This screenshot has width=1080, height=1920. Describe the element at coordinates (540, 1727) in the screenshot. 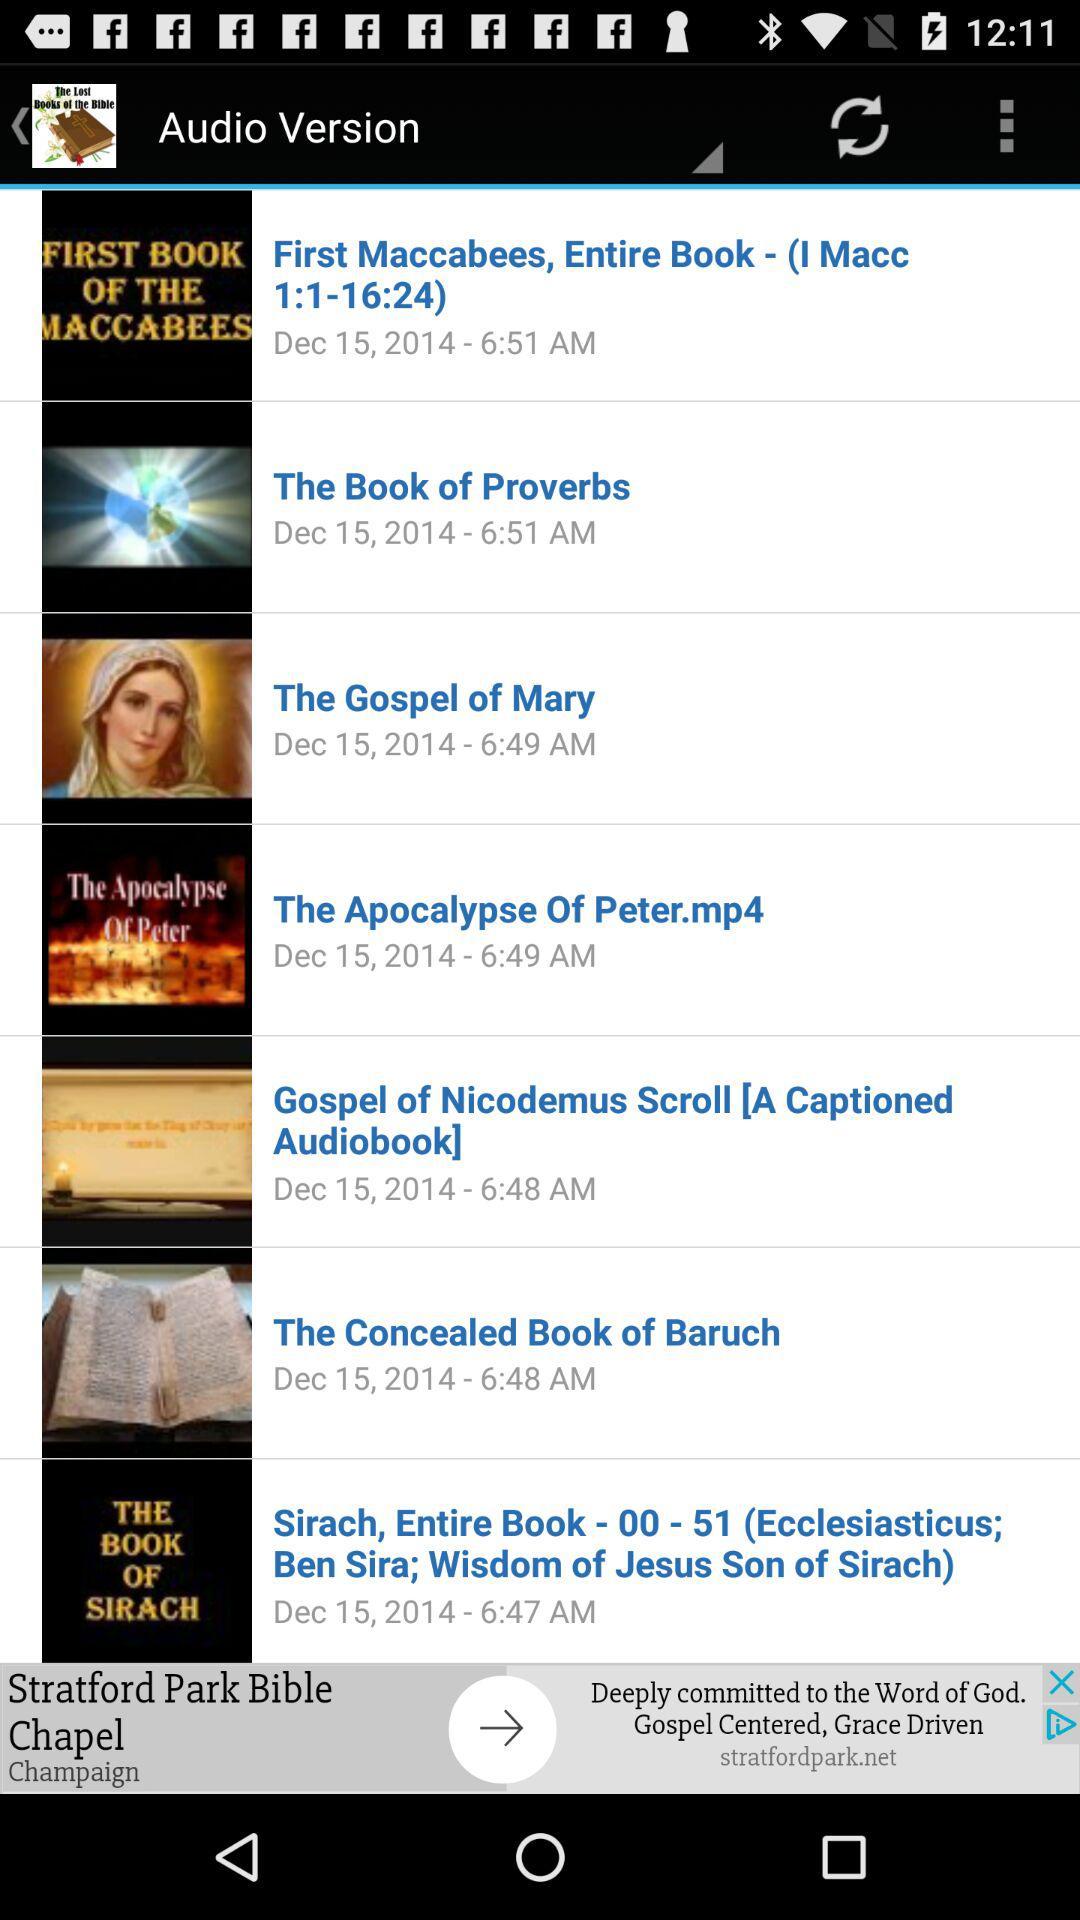

I see `this is add banner in app` at that location.